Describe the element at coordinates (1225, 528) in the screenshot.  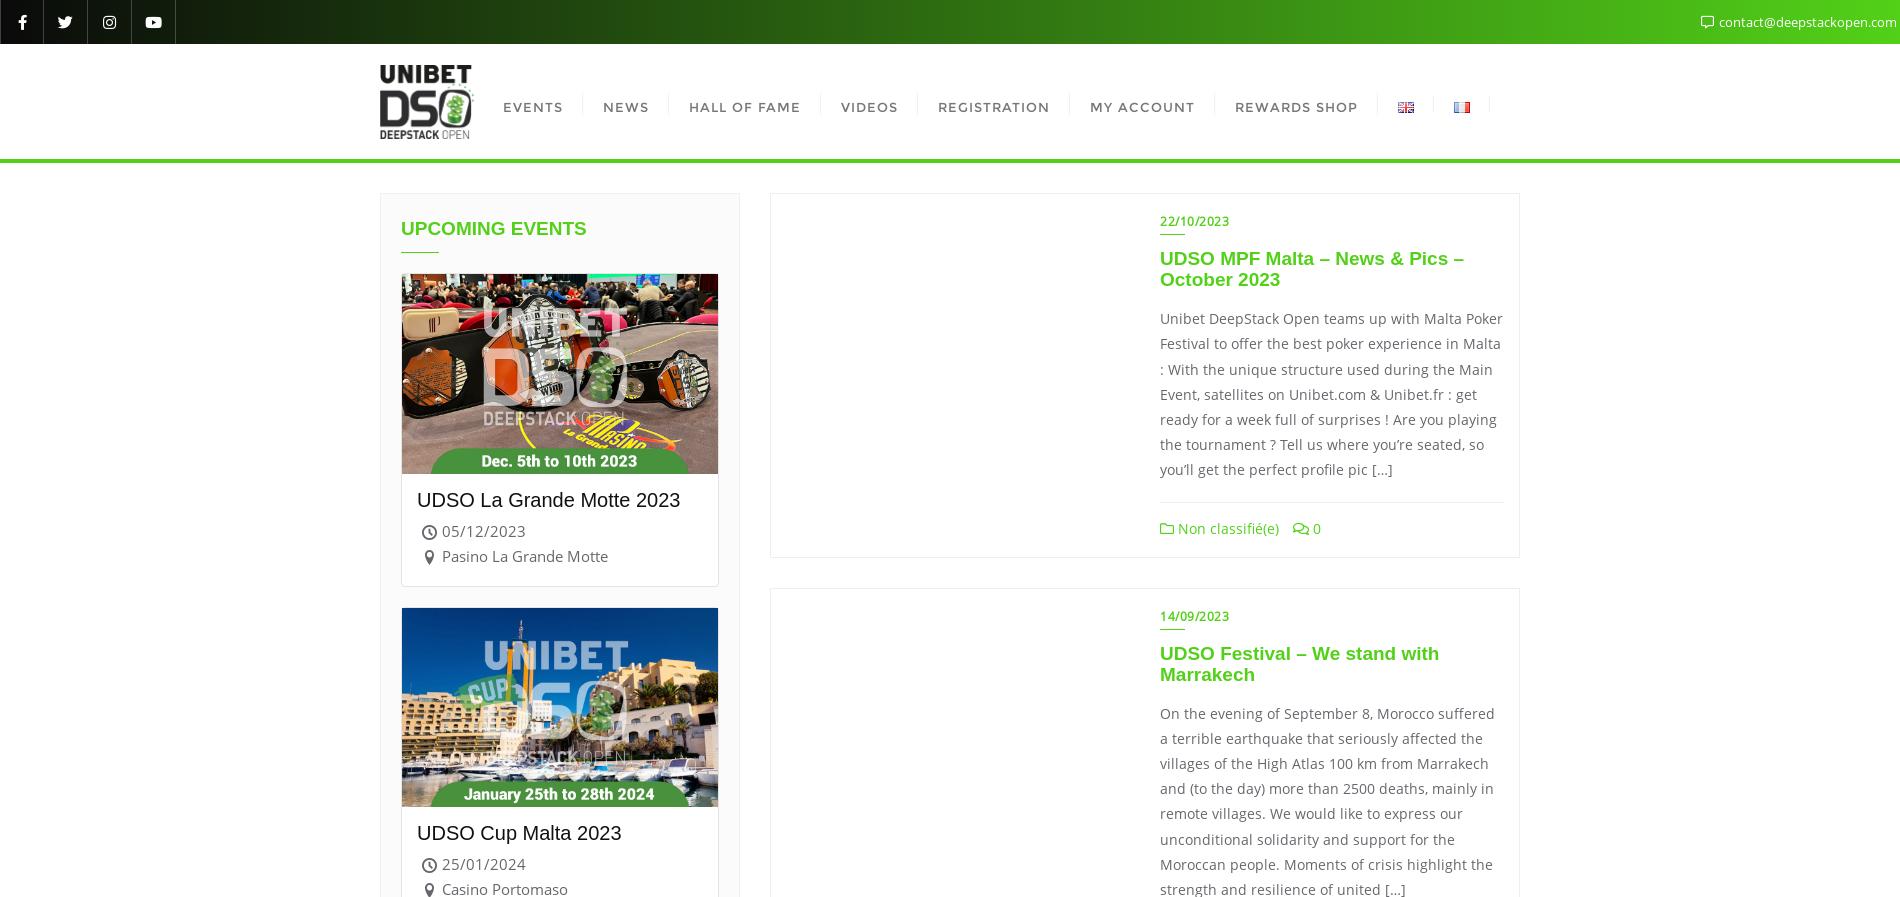
I see `'Non classifié(e)'` at that location.